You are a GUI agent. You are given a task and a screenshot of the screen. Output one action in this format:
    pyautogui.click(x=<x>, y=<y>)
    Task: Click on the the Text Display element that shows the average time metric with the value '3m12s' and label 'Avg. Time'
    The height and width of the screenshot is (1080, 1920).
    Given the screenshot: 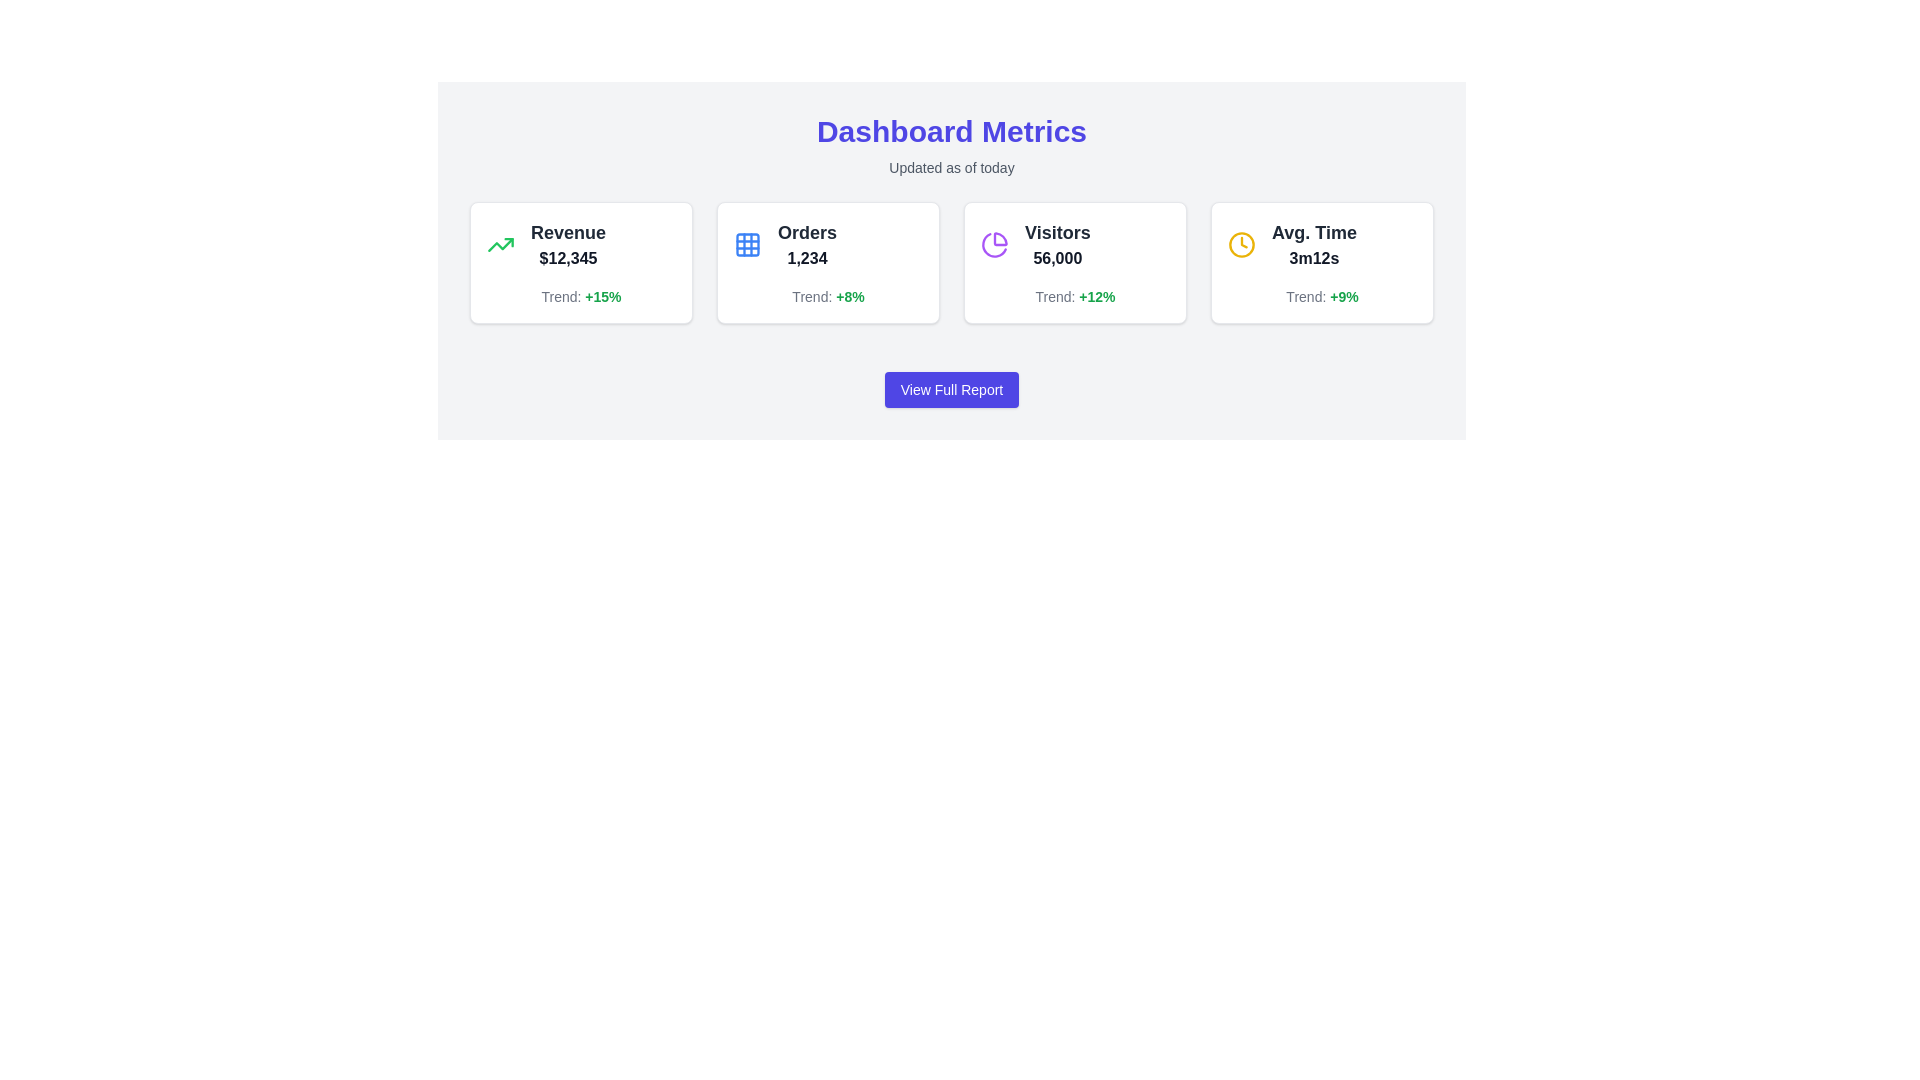 What is the action you would take?
    pyautogui.click(x=1314, y=244)
    